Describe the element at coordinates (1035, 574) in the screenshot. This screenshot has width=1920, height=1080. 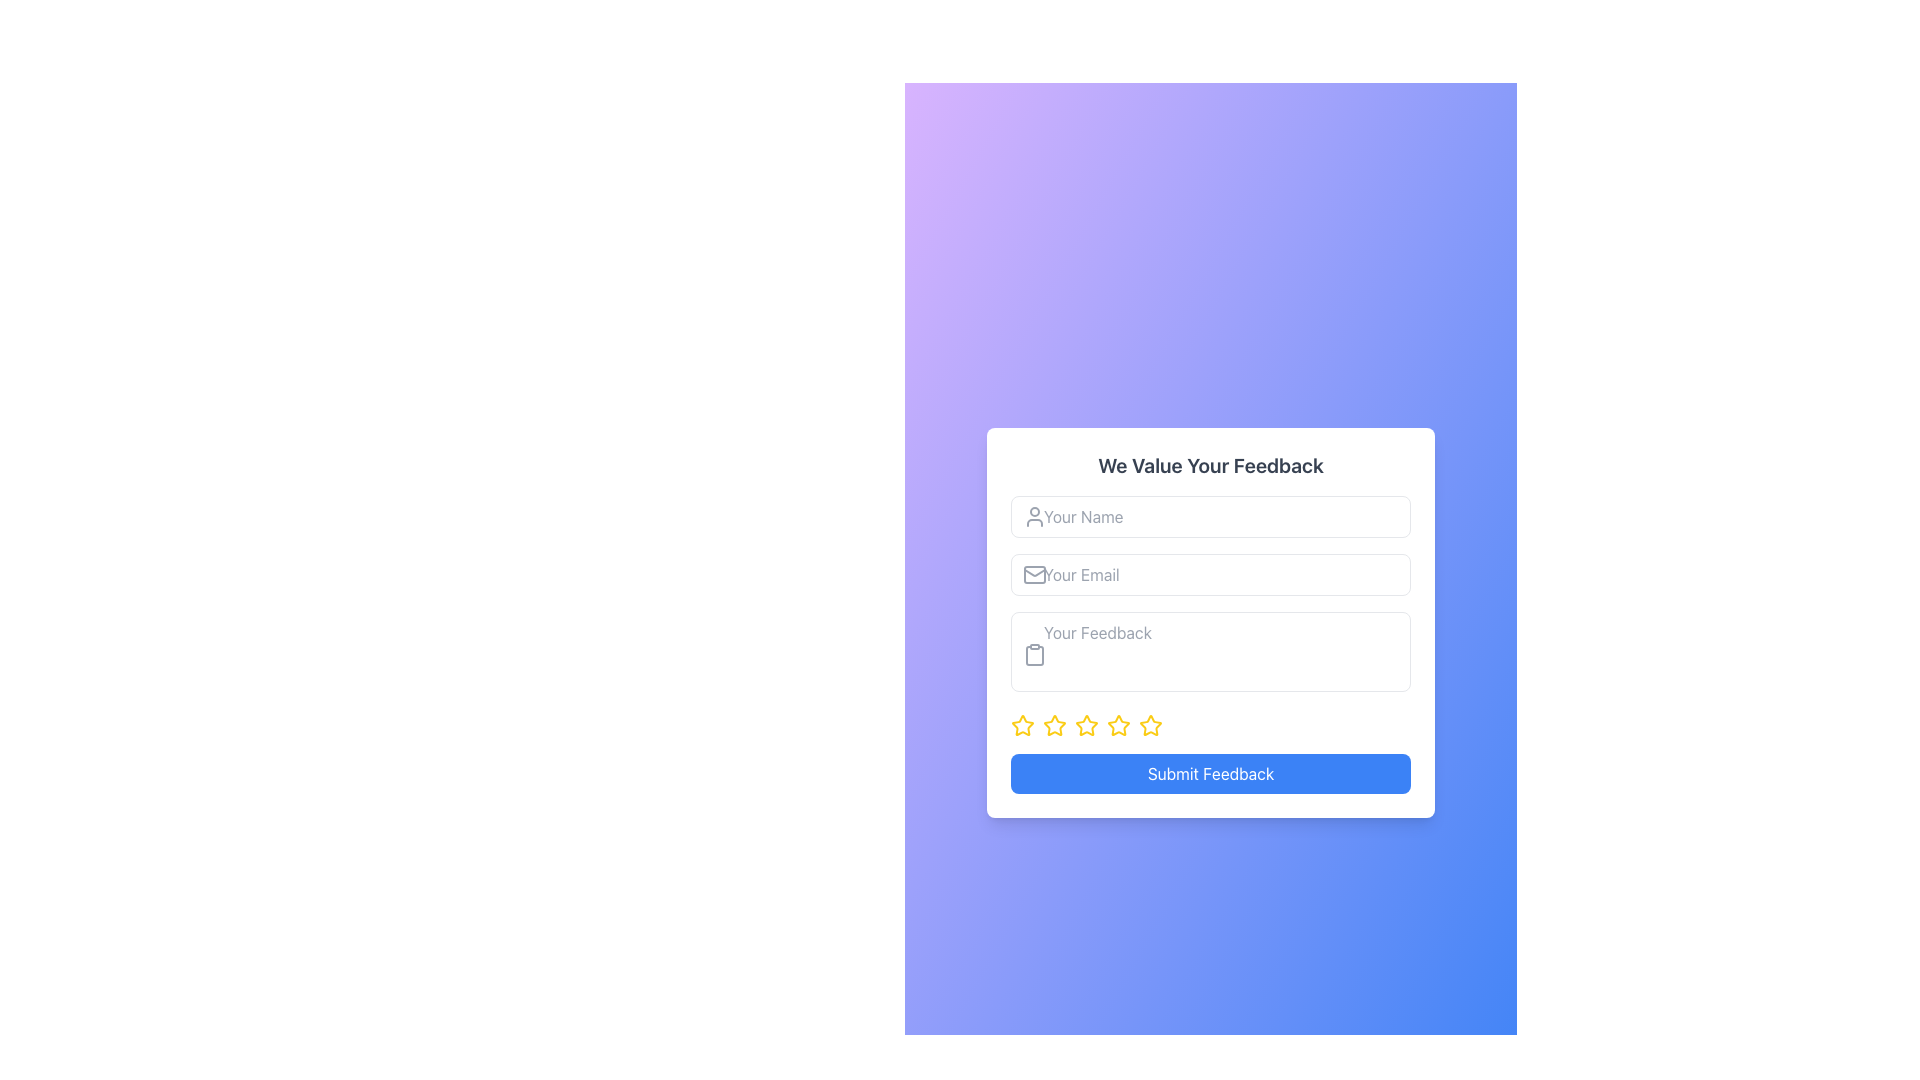
I see `the mail icon that visually indicates the associated input field is intended for email addresses, located to the left of the placeholder text in the 'Your Email' input field` at that location.